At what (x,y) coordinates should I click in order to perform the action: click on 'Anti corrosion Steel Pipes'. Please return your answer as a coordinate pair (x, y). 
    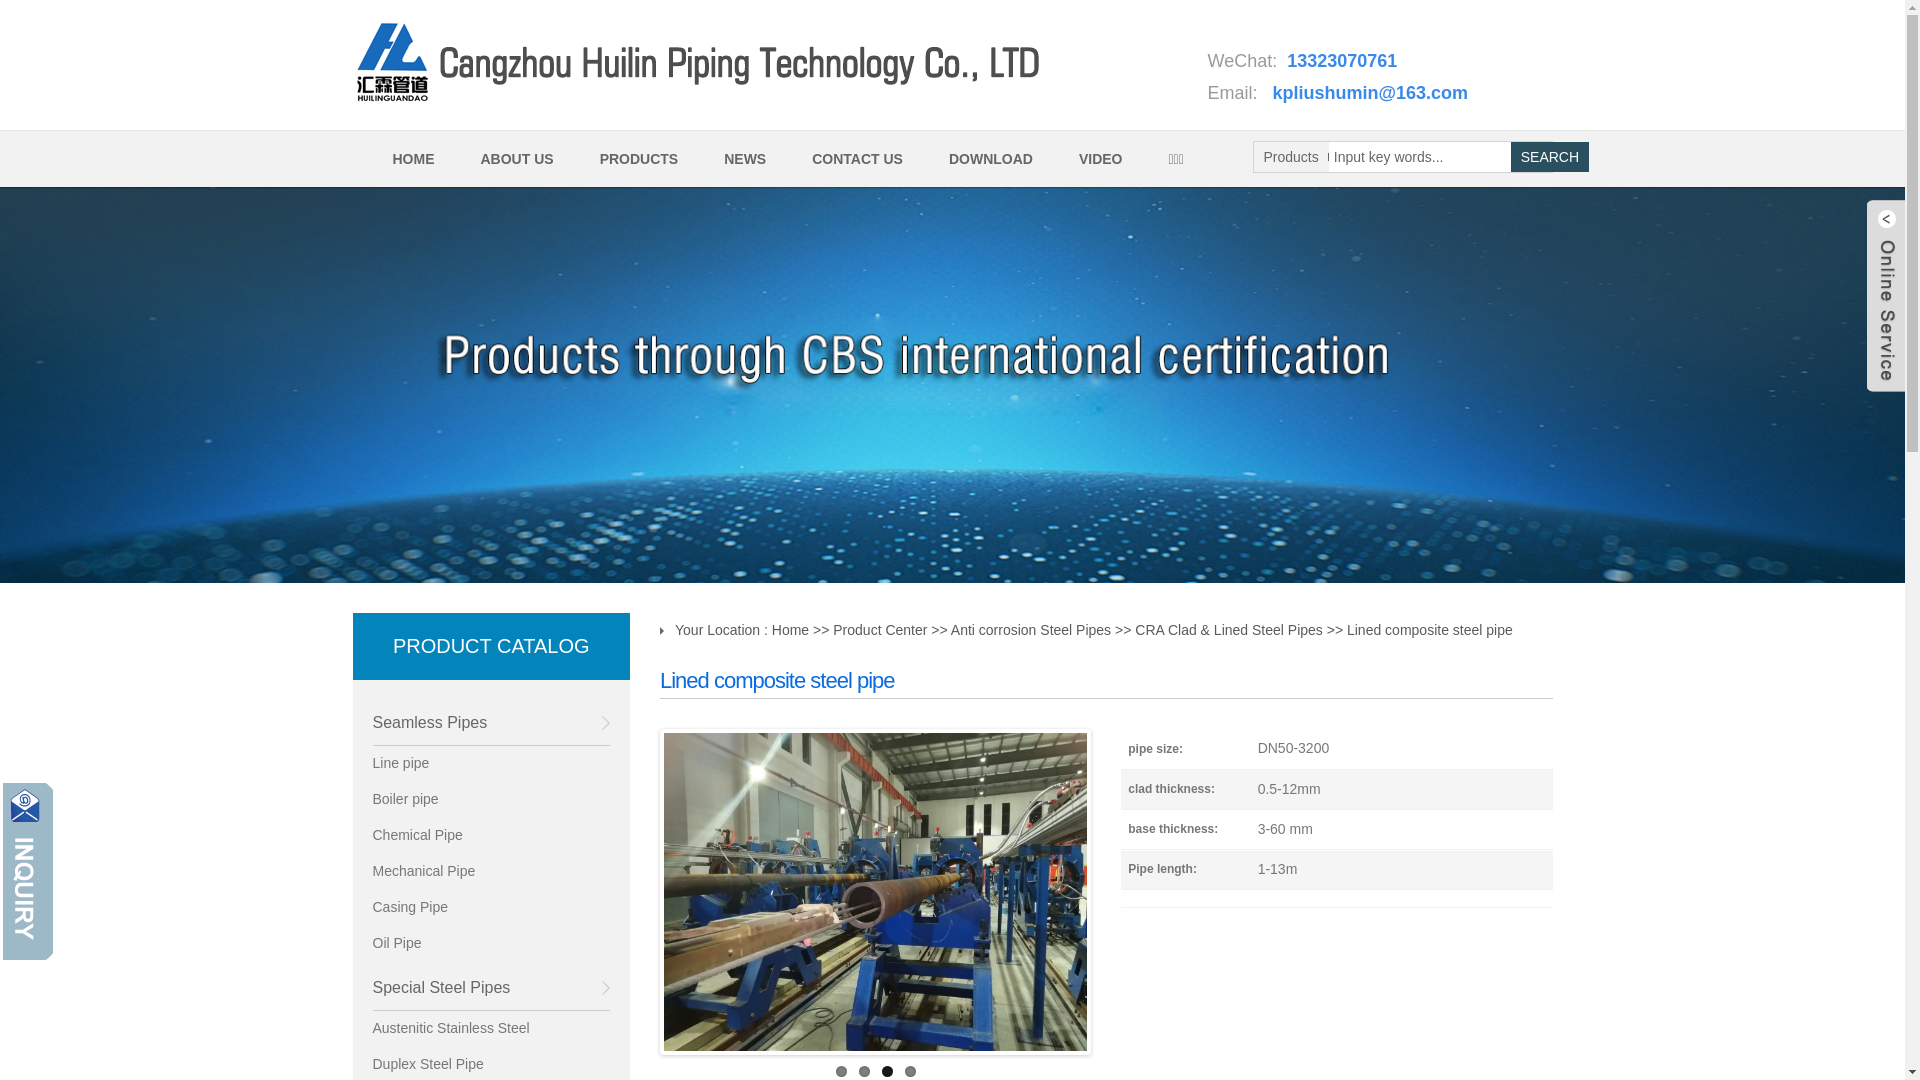
    Looking at the image, I should click on (1031, 628).